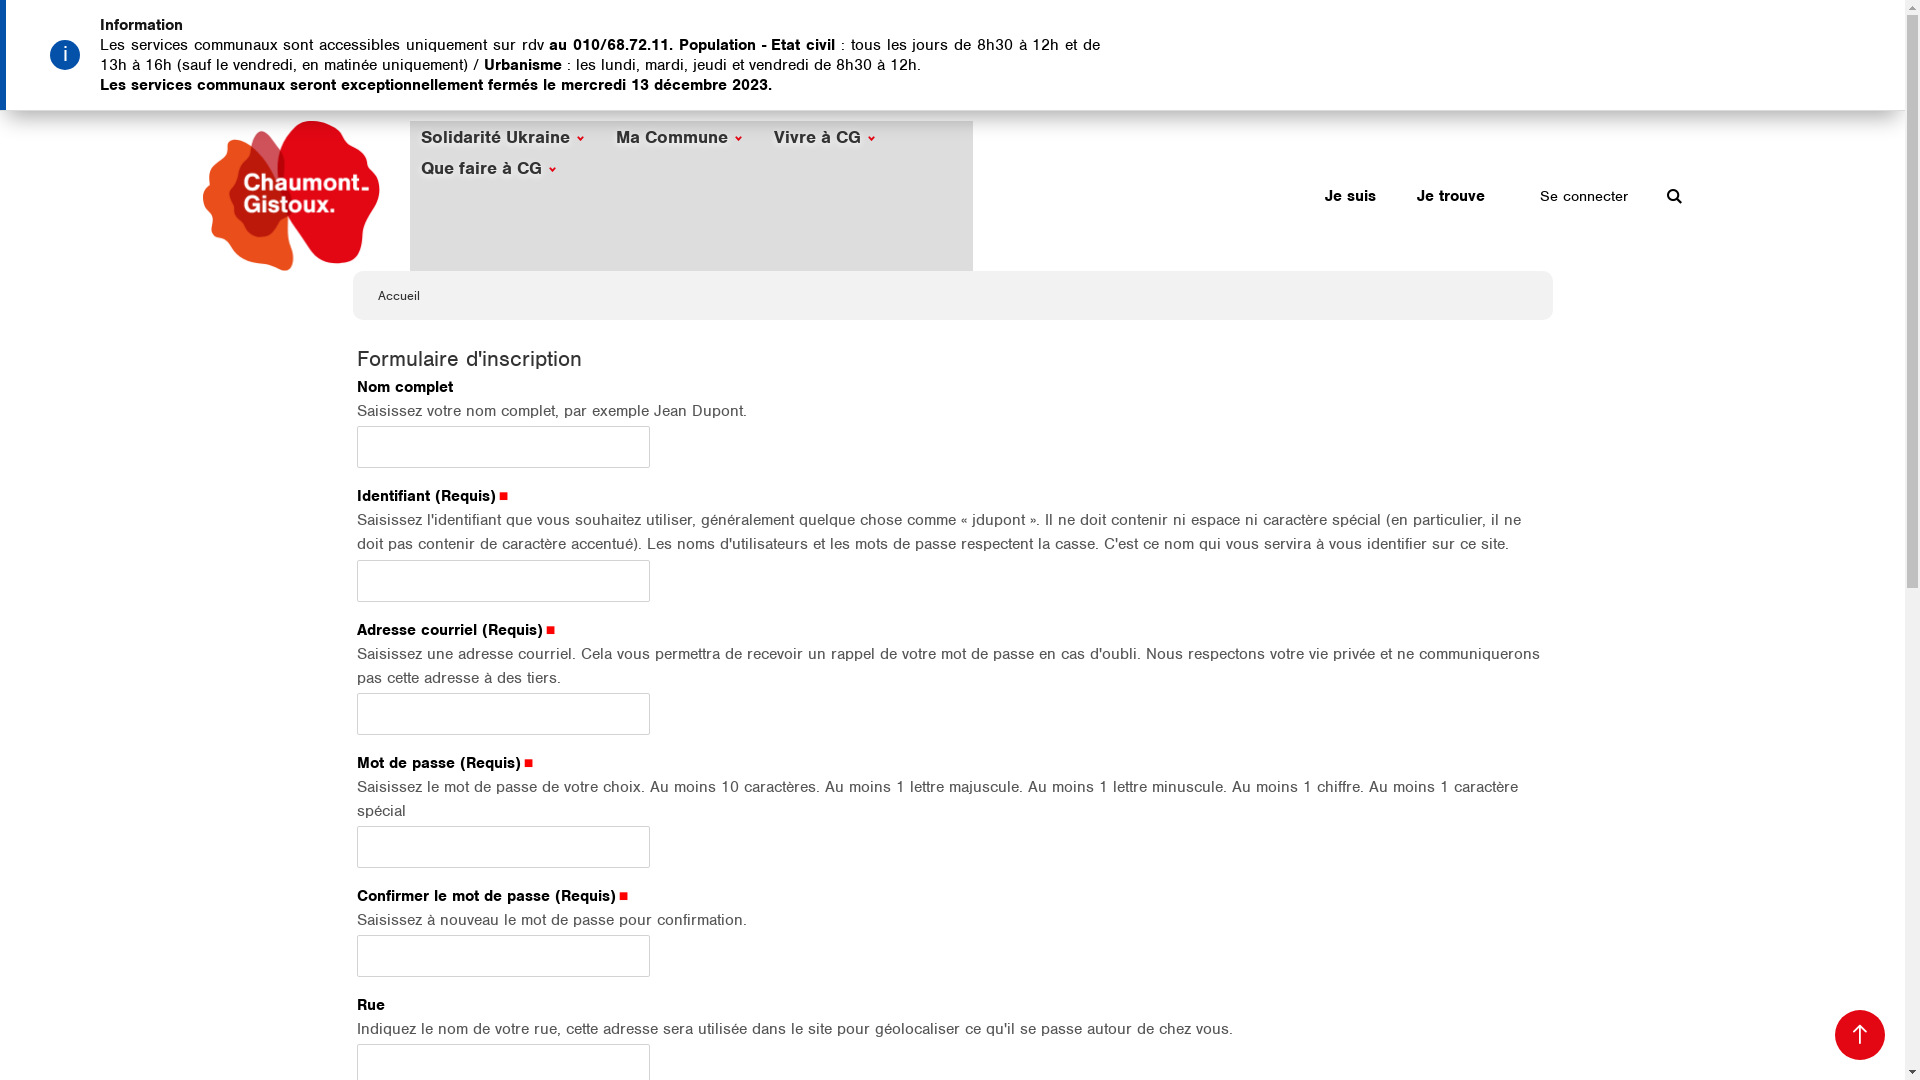 The width and height of the screenshot is (1920, 1080). I want to click on 'Chercher', so click(1674, 196).